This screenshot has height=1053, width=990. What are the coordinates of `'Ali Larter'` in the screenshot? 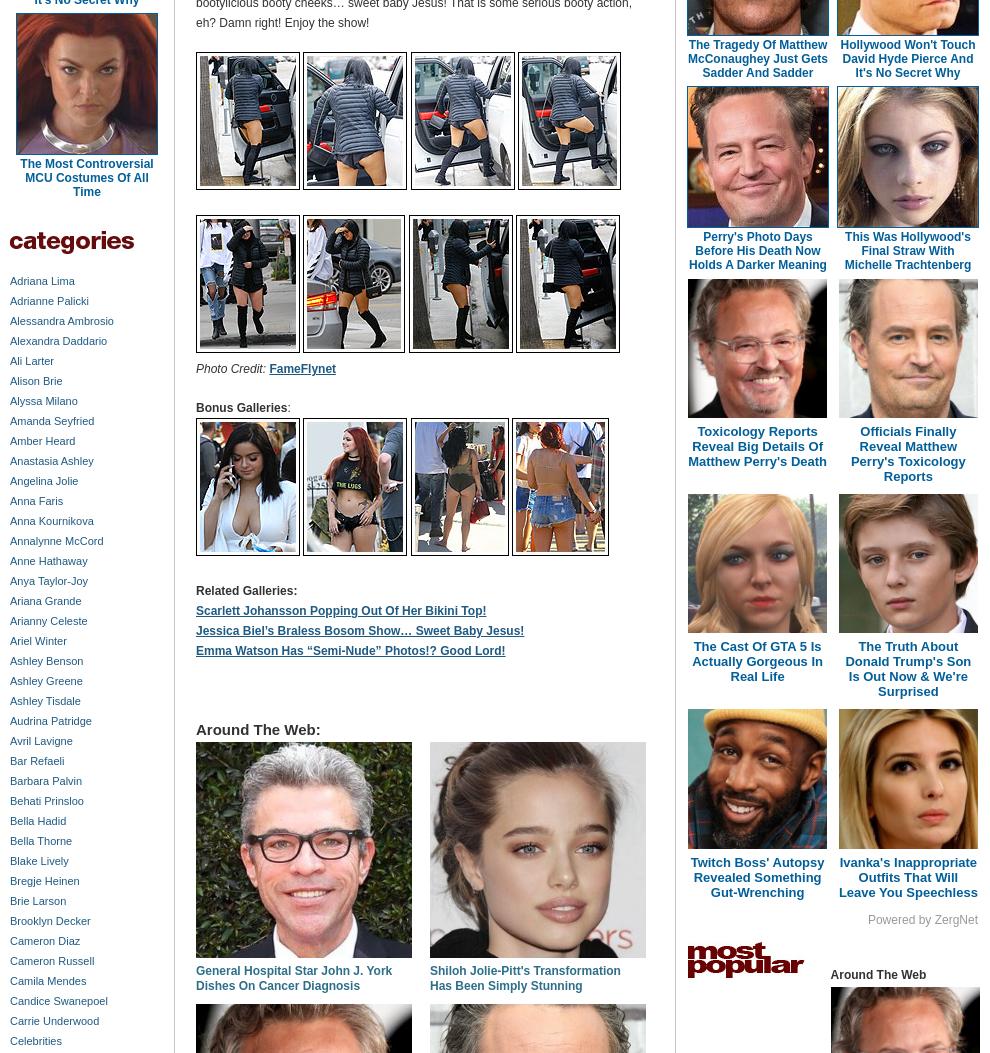 It's located at (30, 359).